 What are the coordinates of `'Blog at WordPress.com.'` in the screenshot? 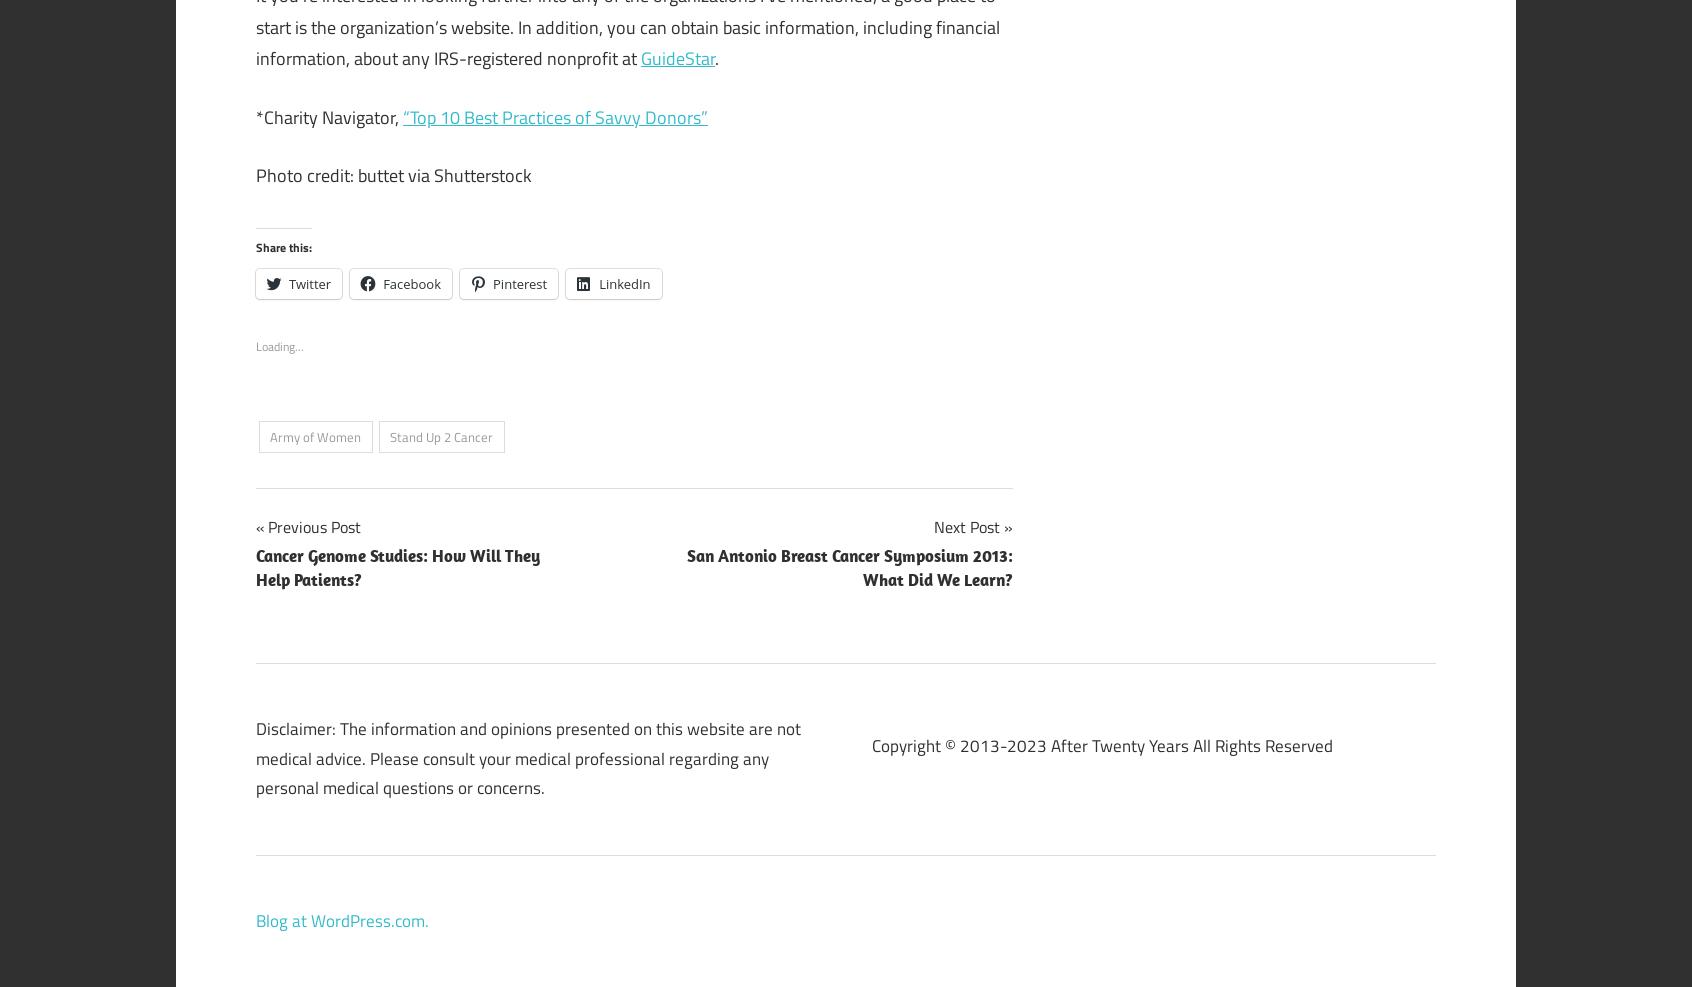 It's located at (341, 920).